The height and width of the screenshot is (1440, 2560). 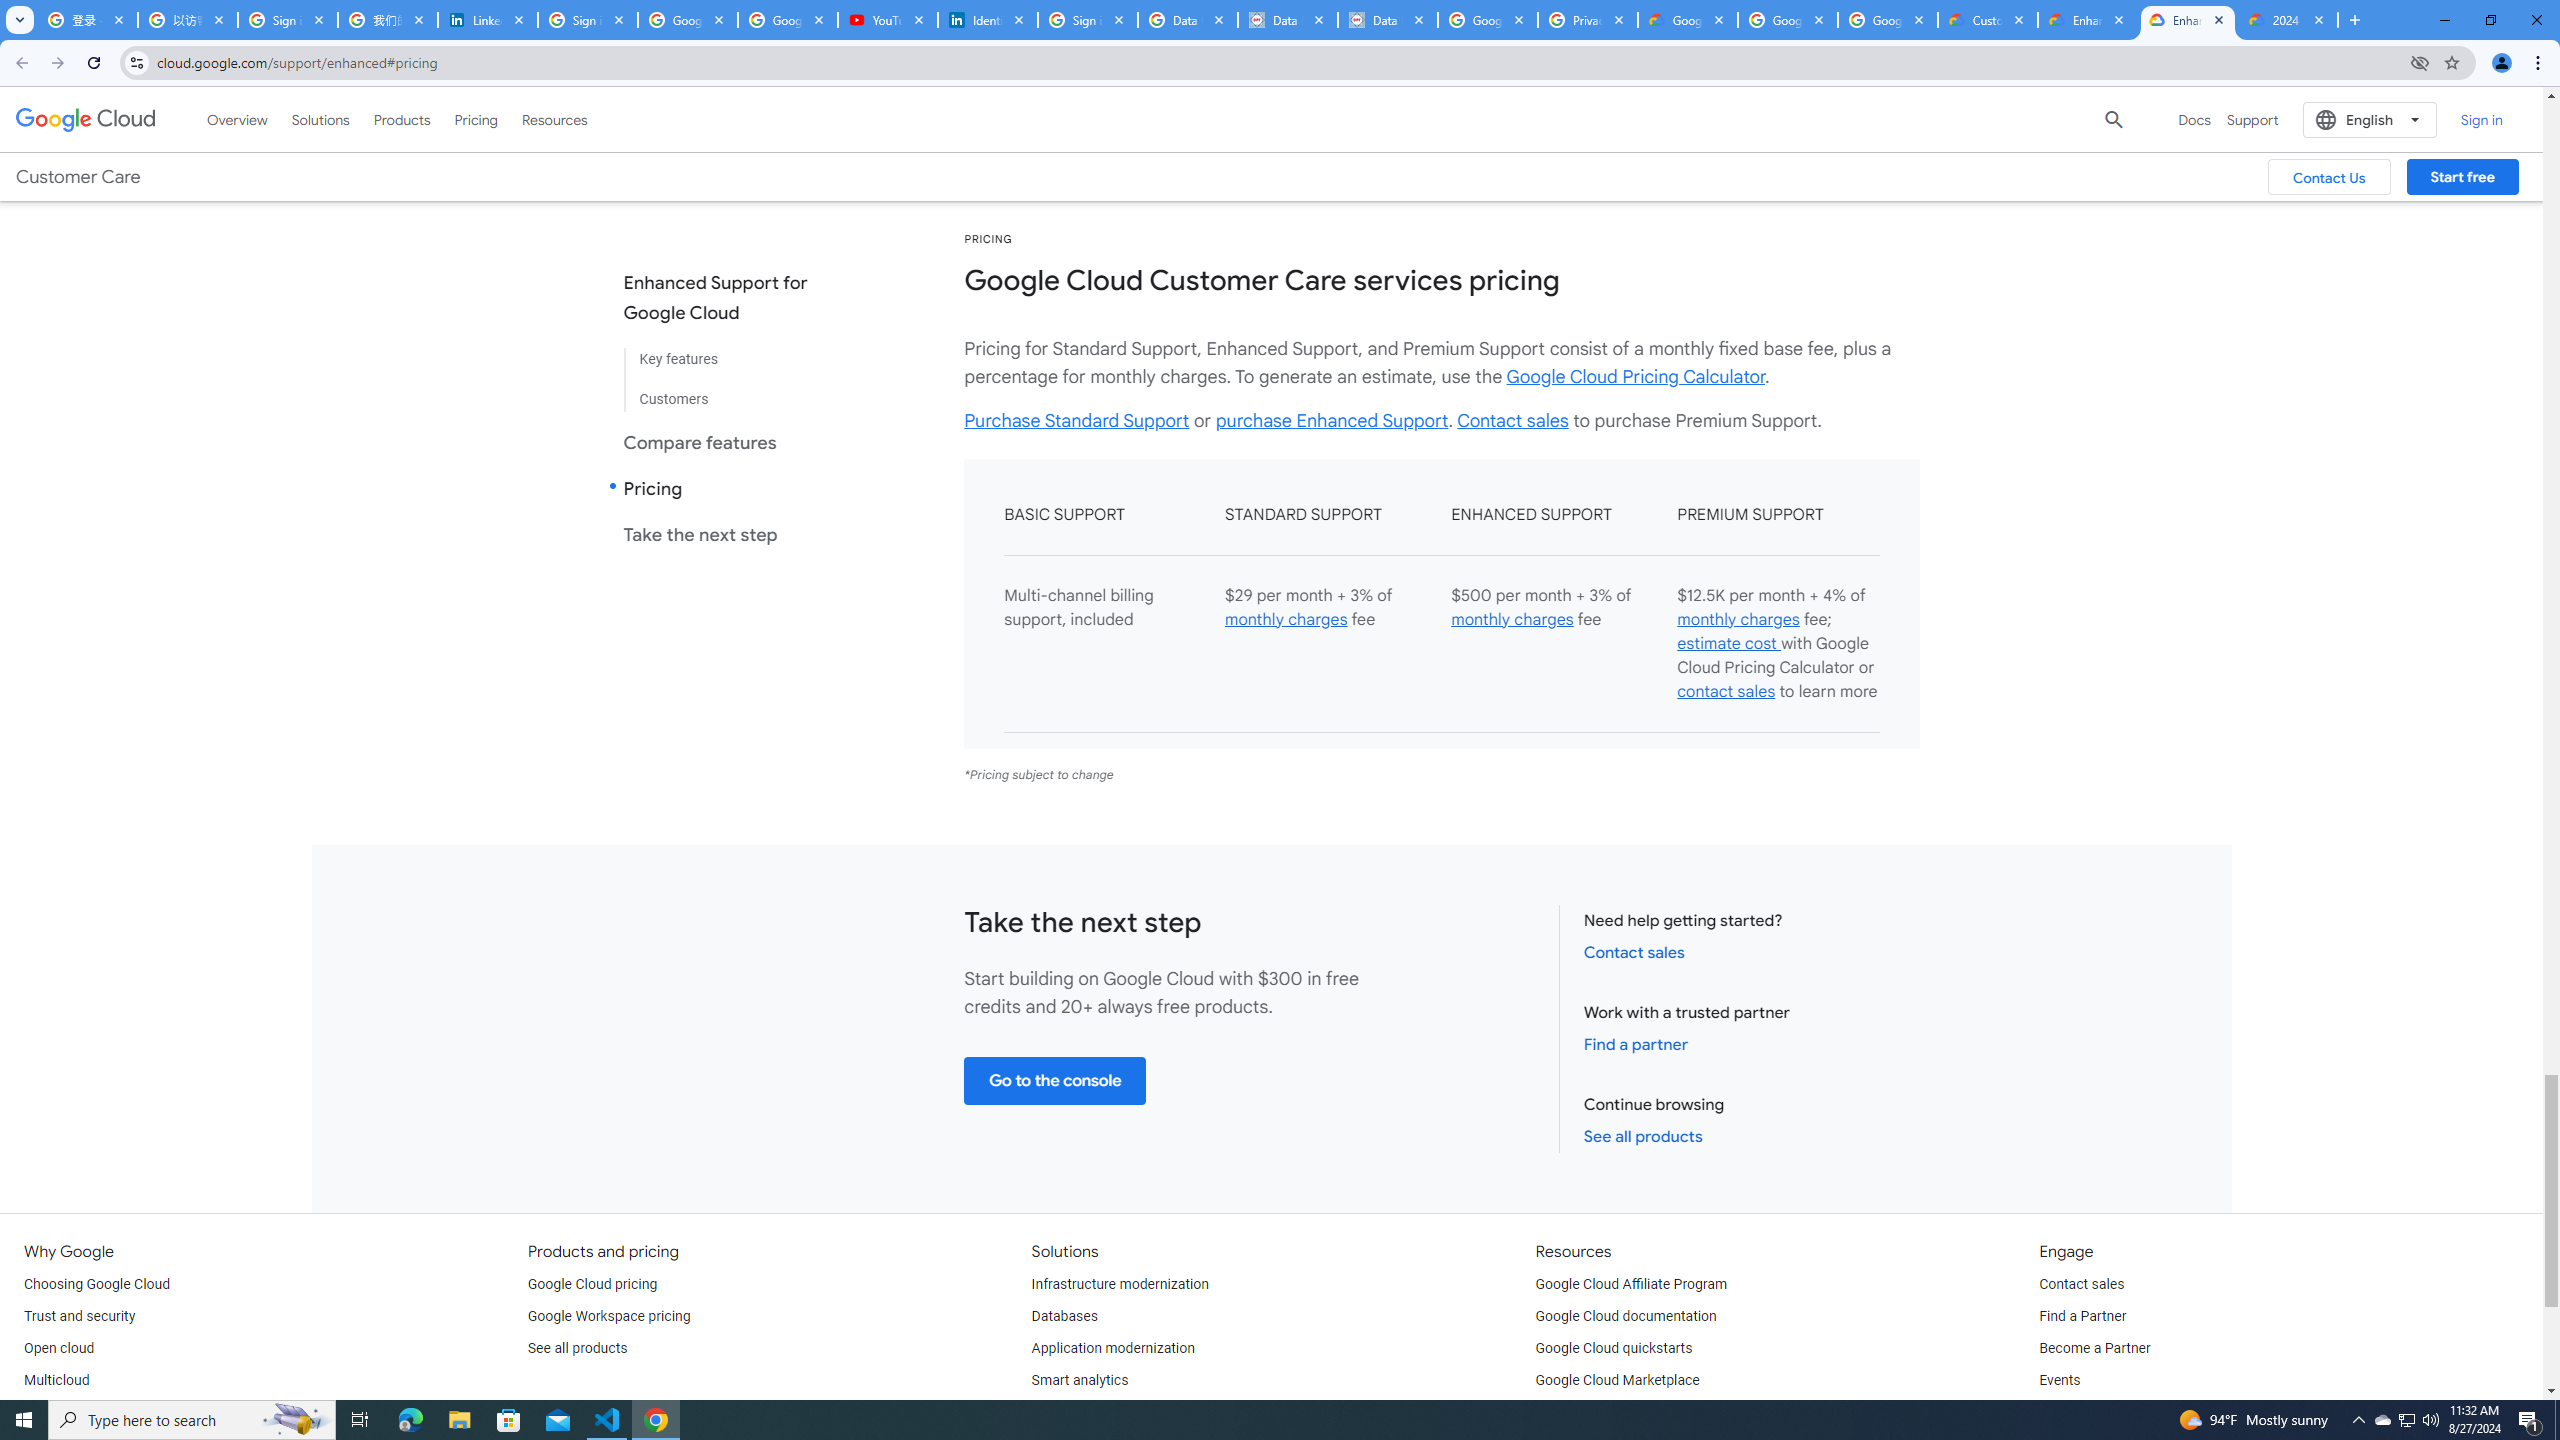 I want to click on 'Find a partner', so click(x=1634, y=1043).